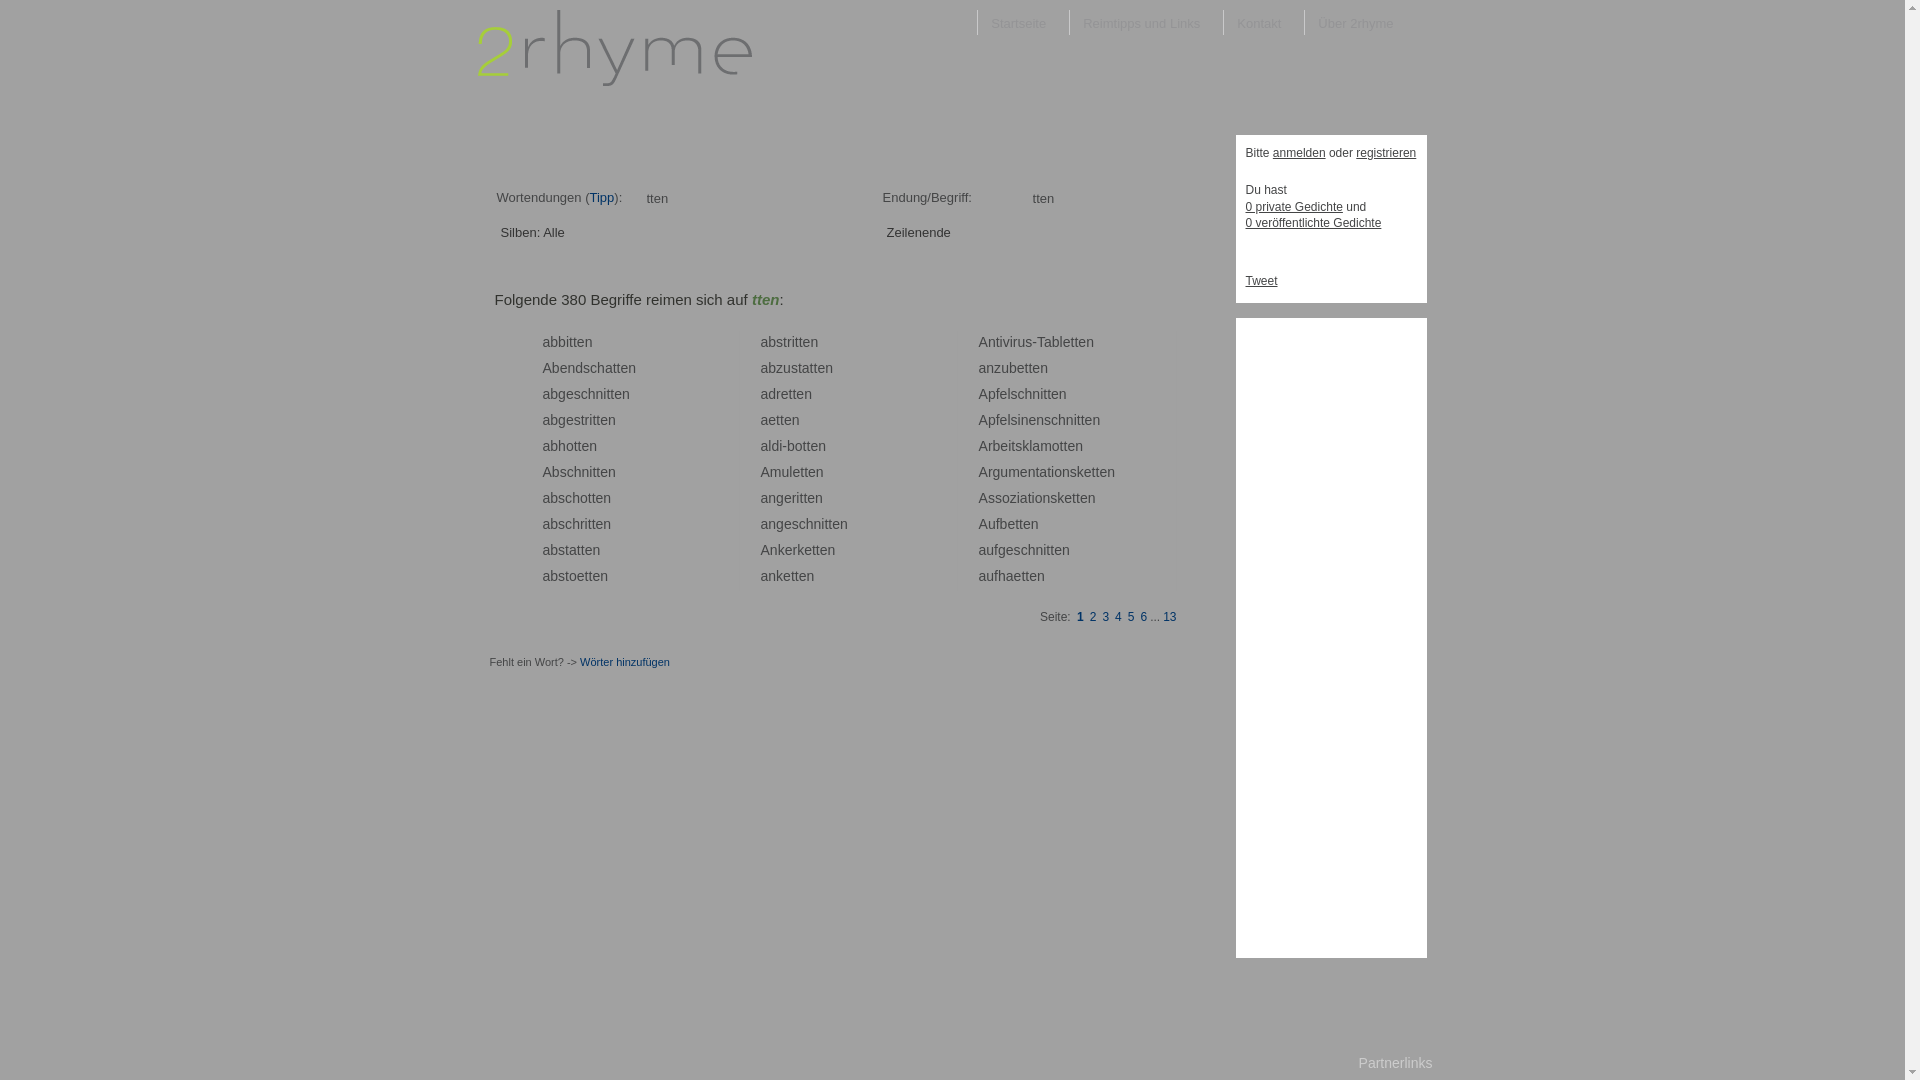 The width and height of the screenshot is (1920, 1080). Describe the element at coordinates (1245, 207) in the screenshot. I see `'0 private Gedichte'` at that location.